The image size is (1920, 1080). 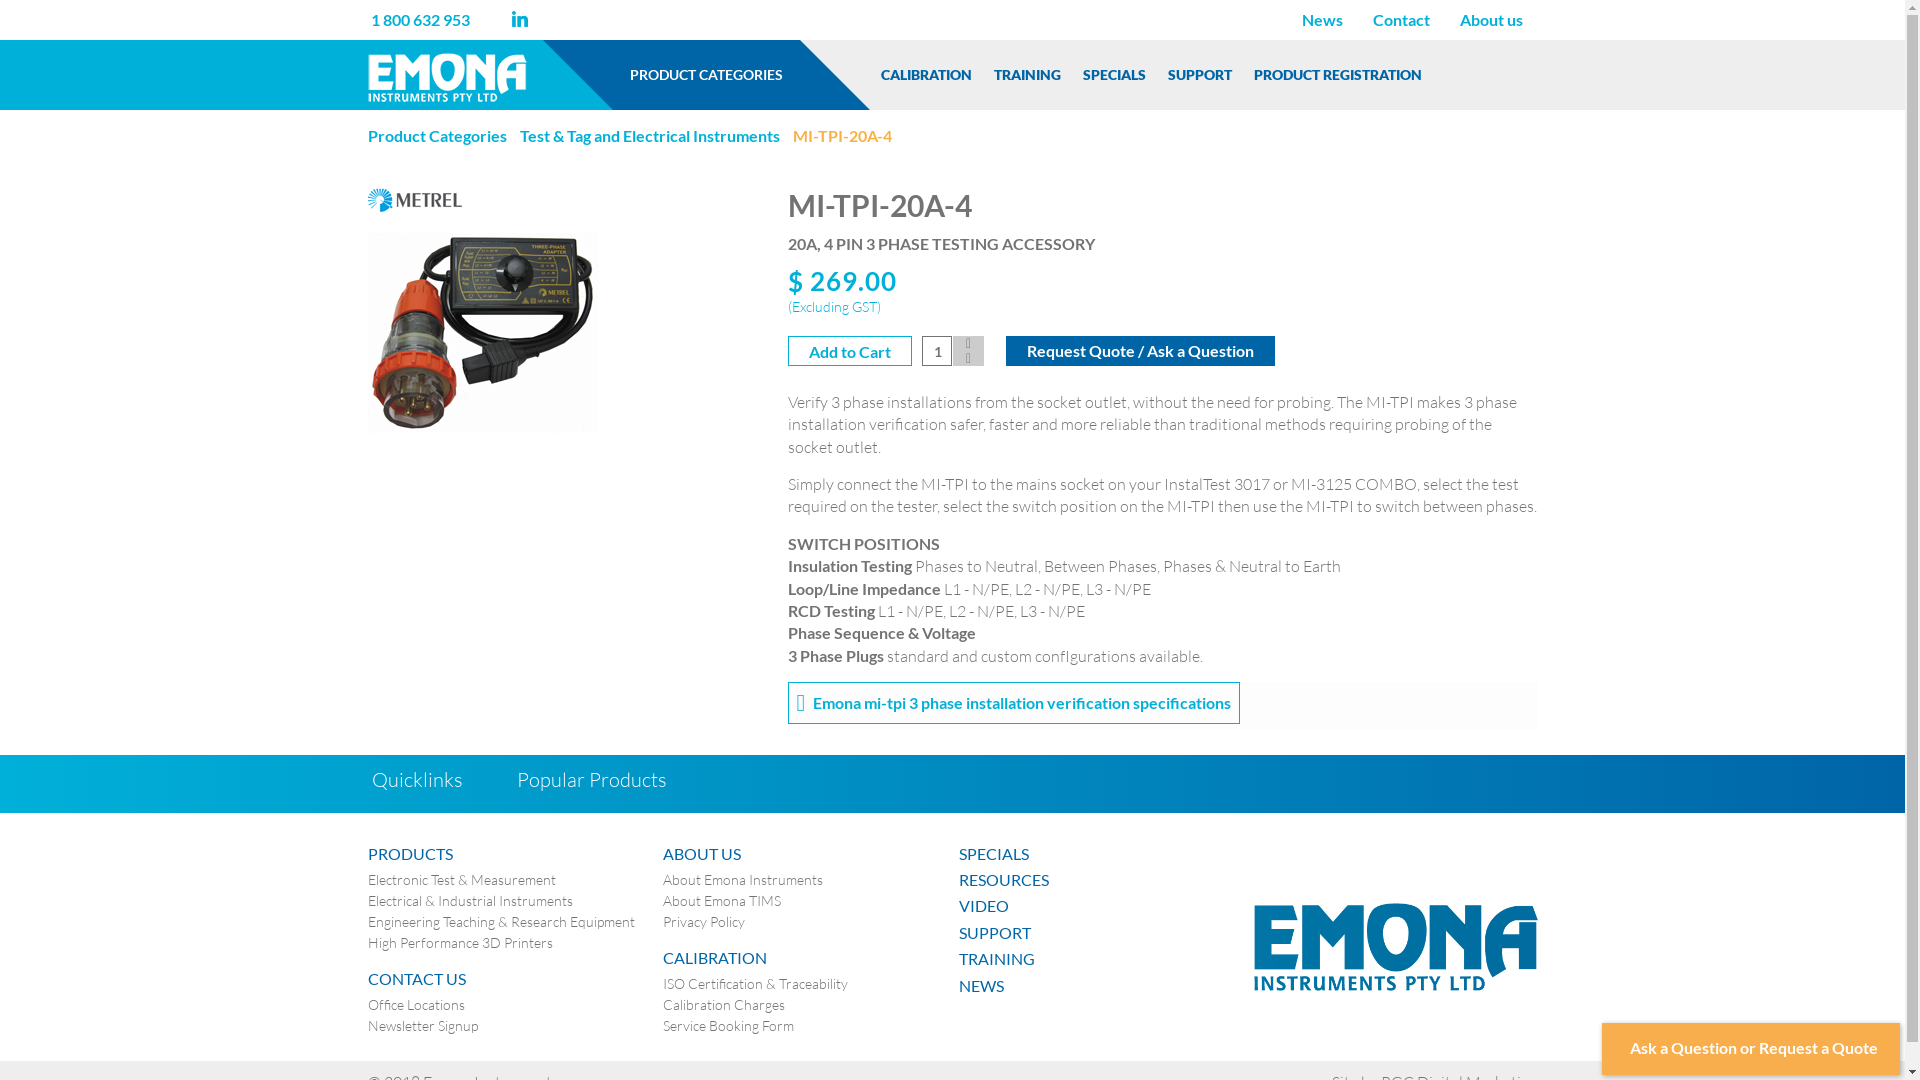 I want to click on 'EMONA INSTRUMENTS PTY LTD', so click(x=1395, y=945).